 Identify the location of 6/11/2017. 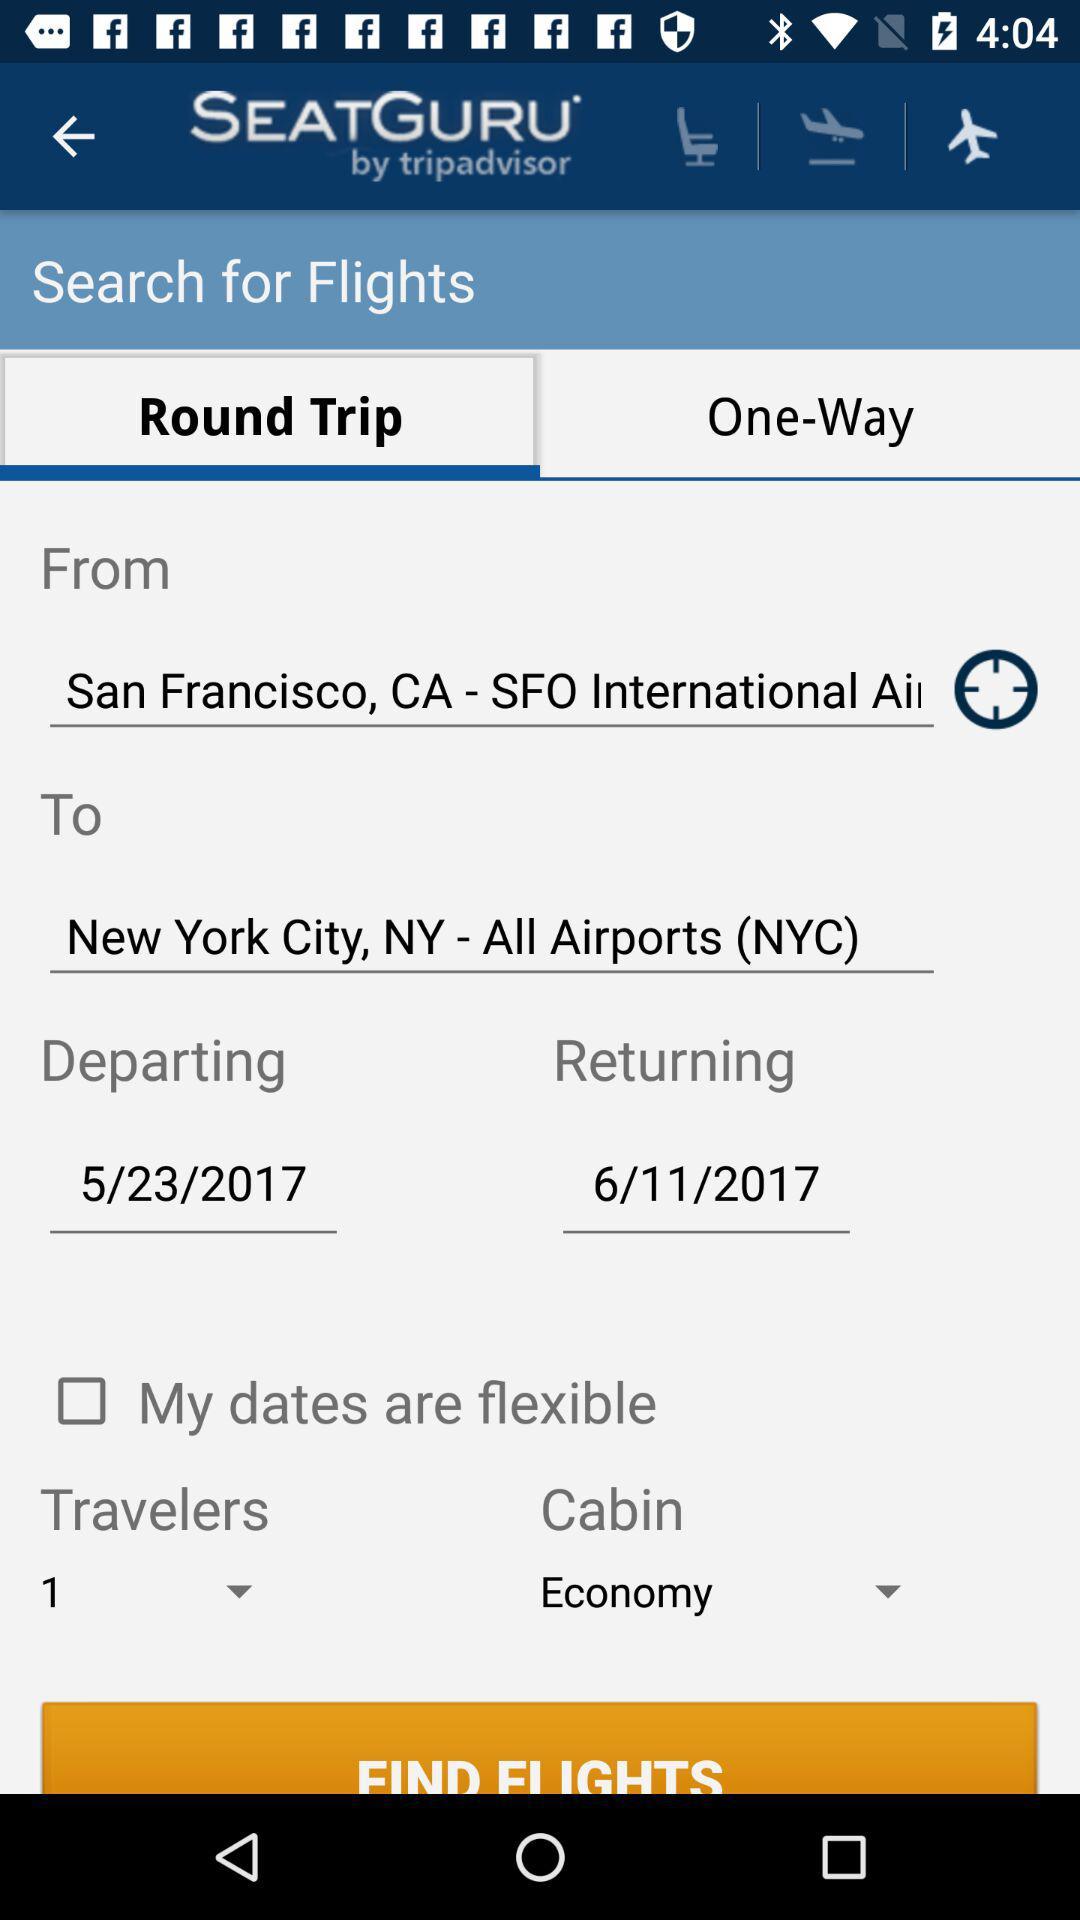
(705, 1181).